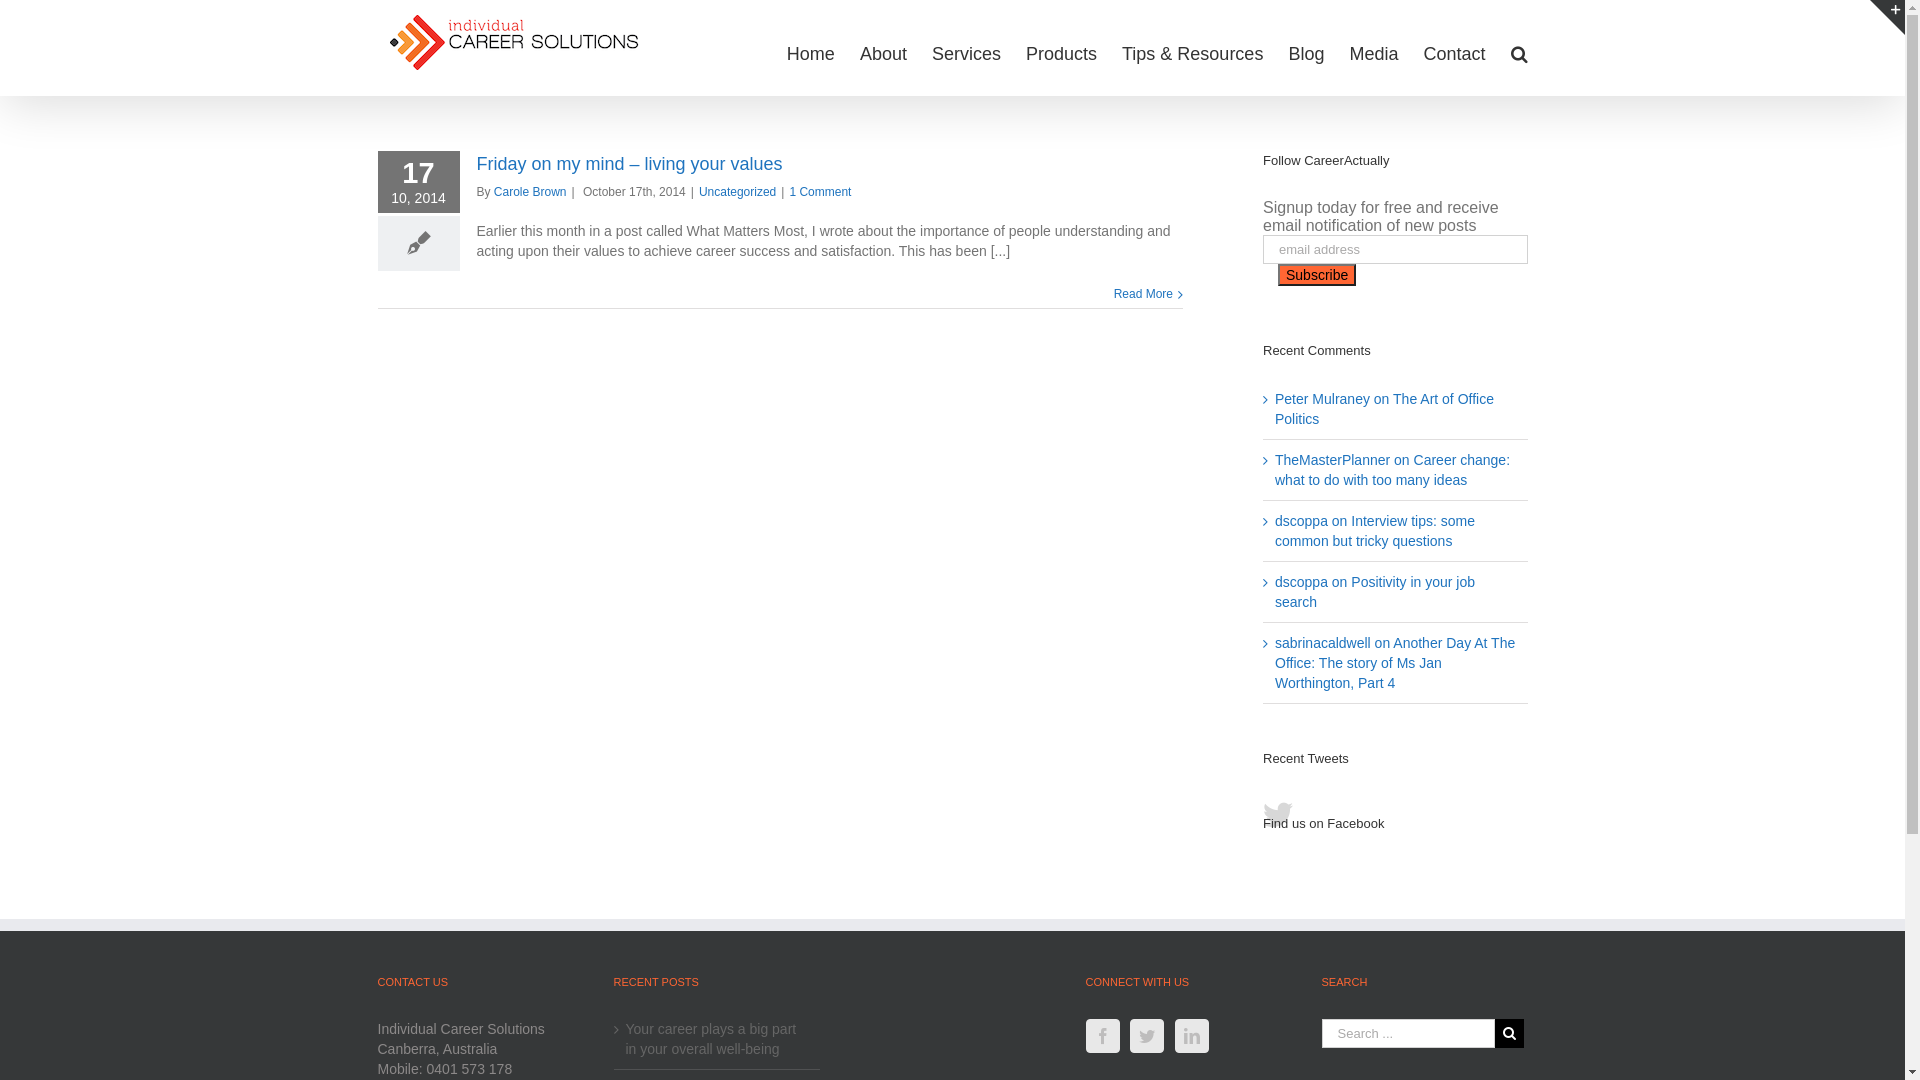  I want to click on 'TheMasterPlanner', so click(1332, 459).